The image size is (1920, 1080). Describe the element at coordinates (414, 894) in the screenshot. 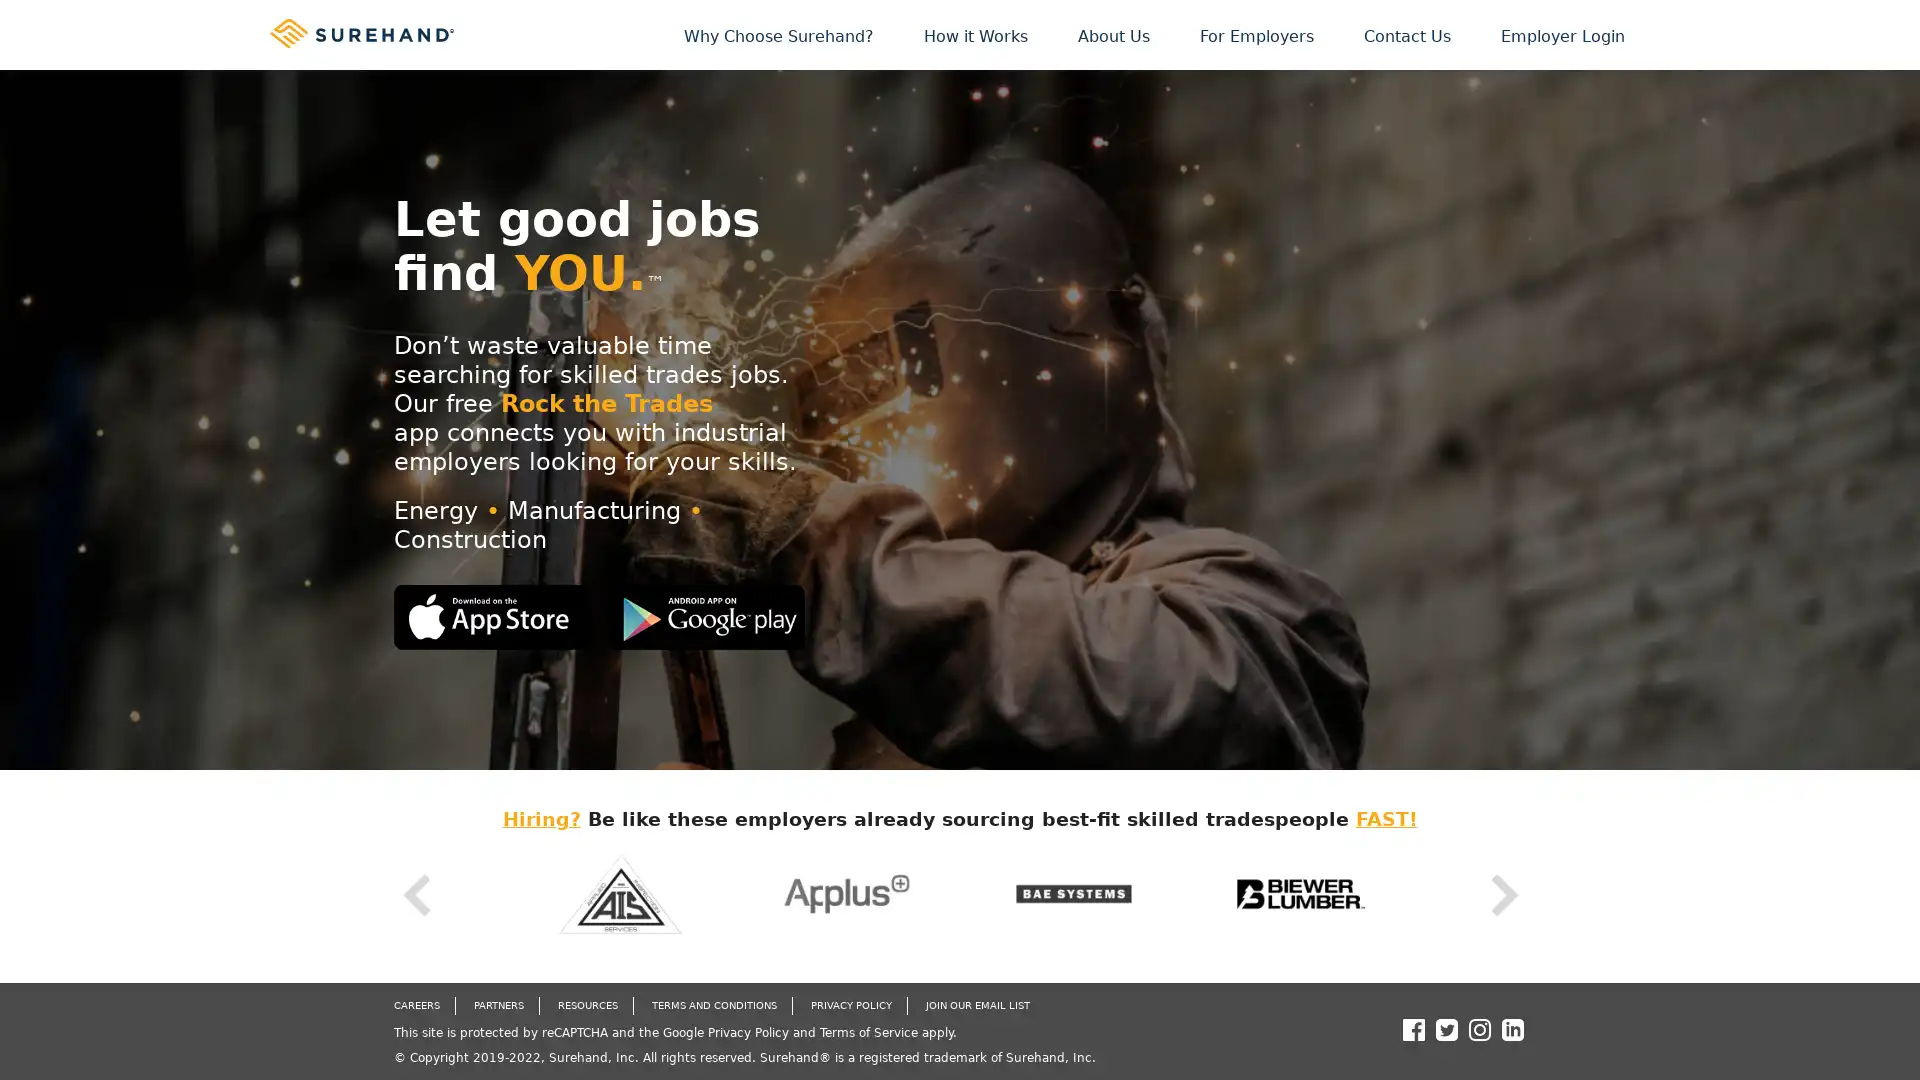

I see `Previous` at that location.